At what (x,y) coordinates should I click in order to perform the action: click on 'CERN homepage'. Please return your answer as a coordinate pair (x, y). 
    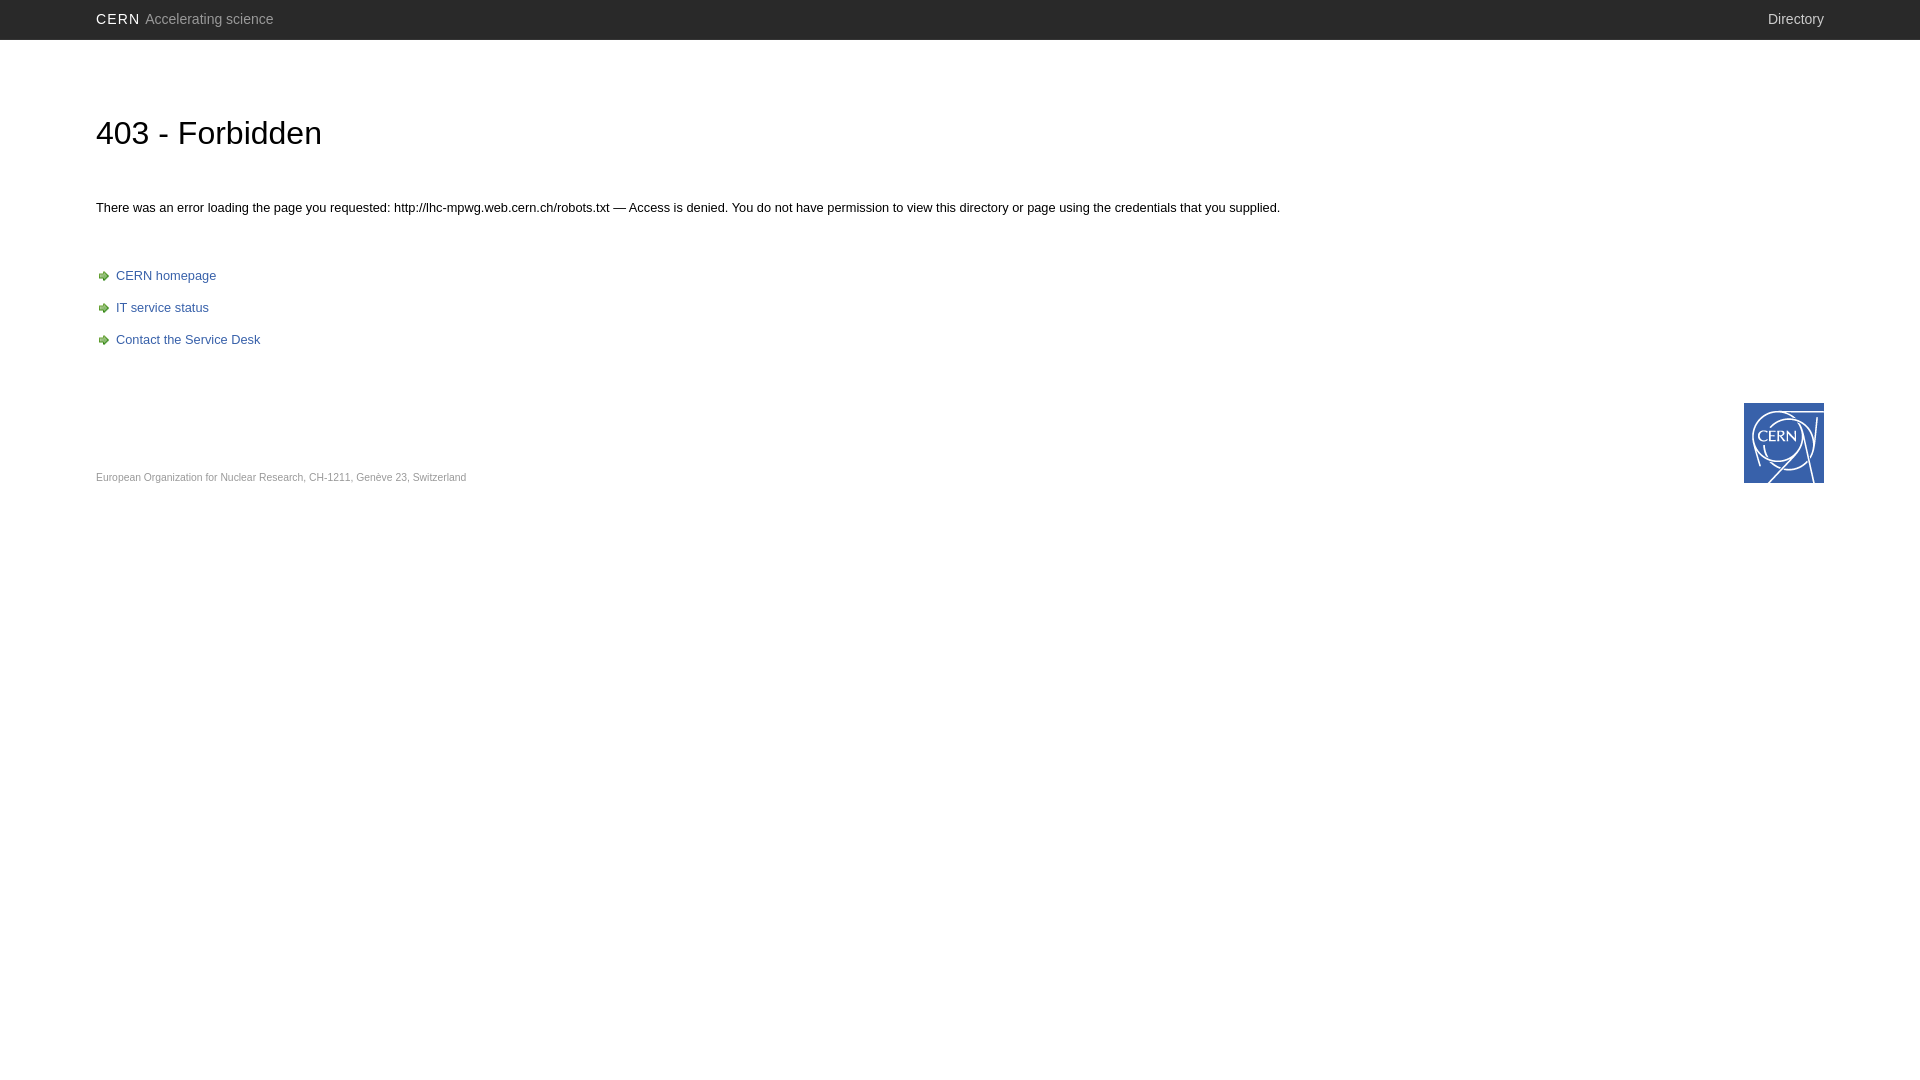
    Looking at the image, I should click on (155, 275).